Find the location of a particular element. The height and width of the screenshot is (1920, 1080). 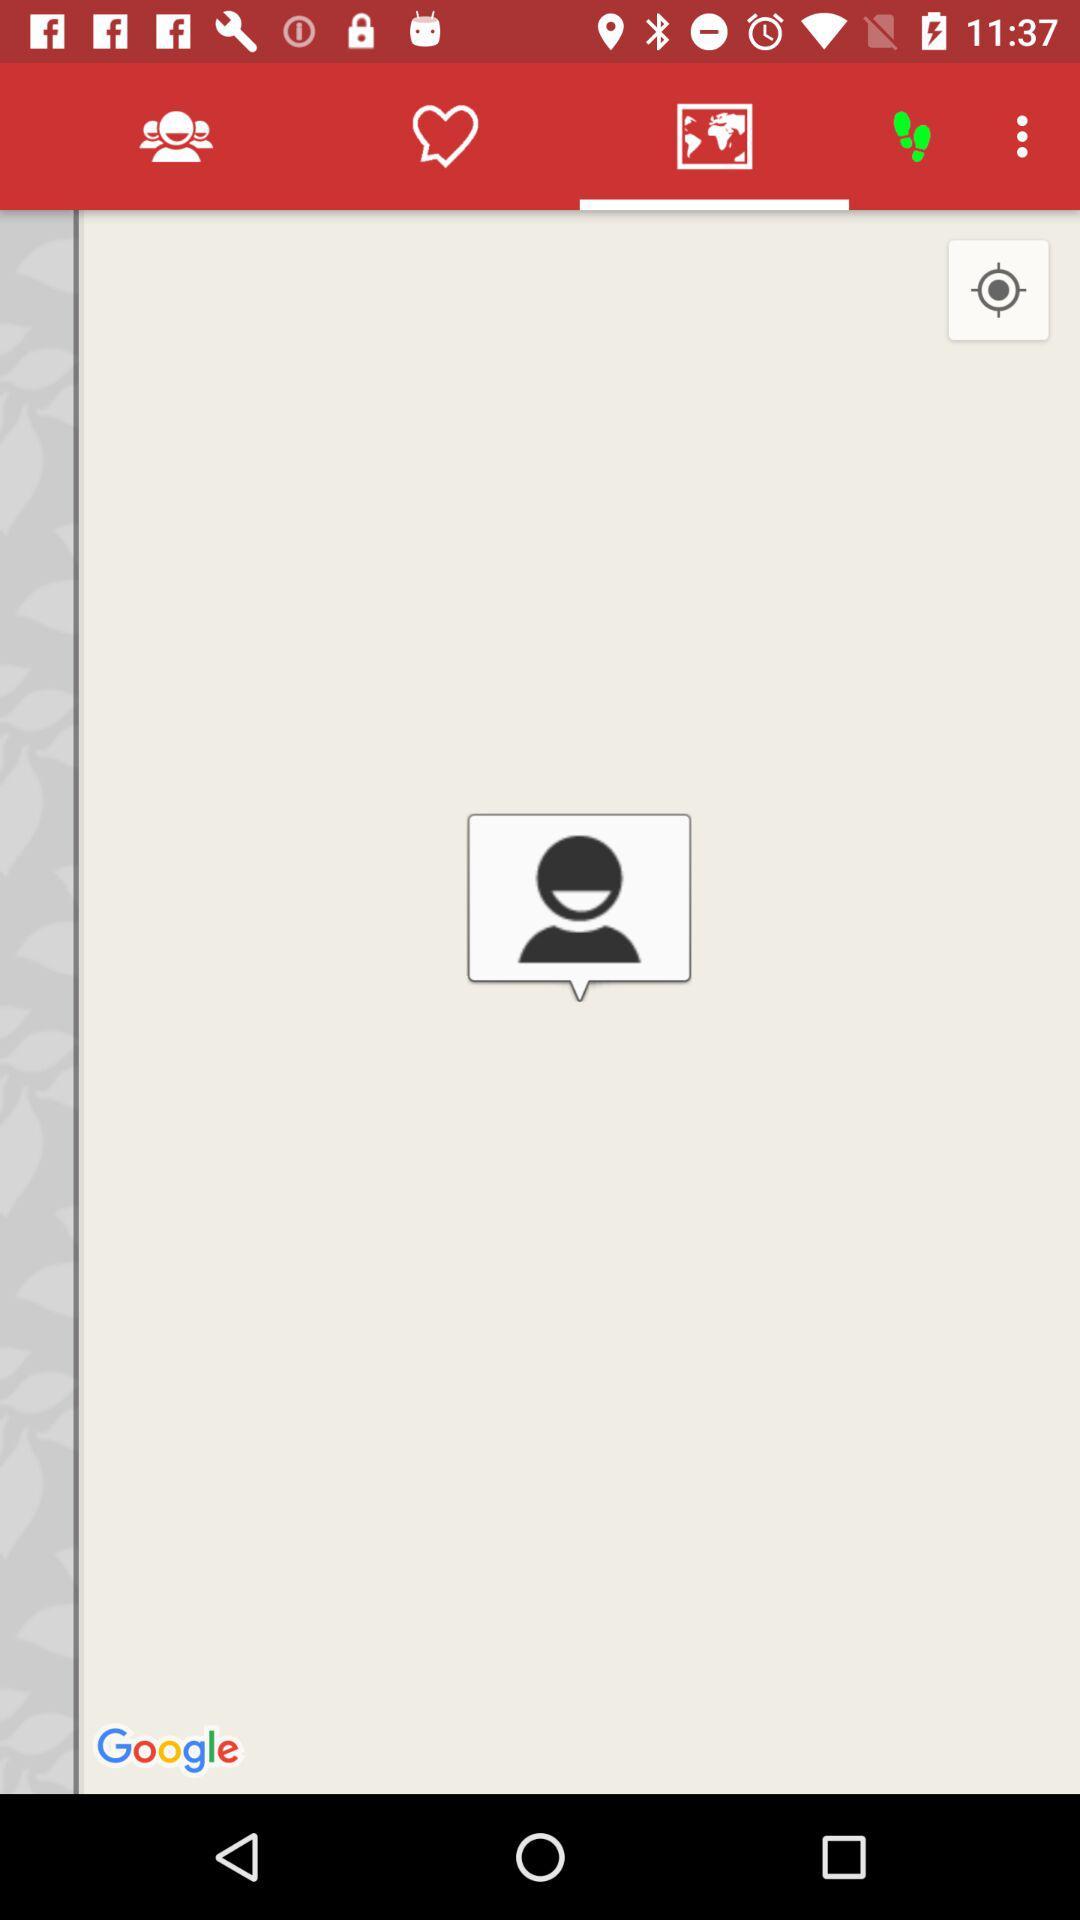

the location_crosshair icon is located at coordinates (998, 290).